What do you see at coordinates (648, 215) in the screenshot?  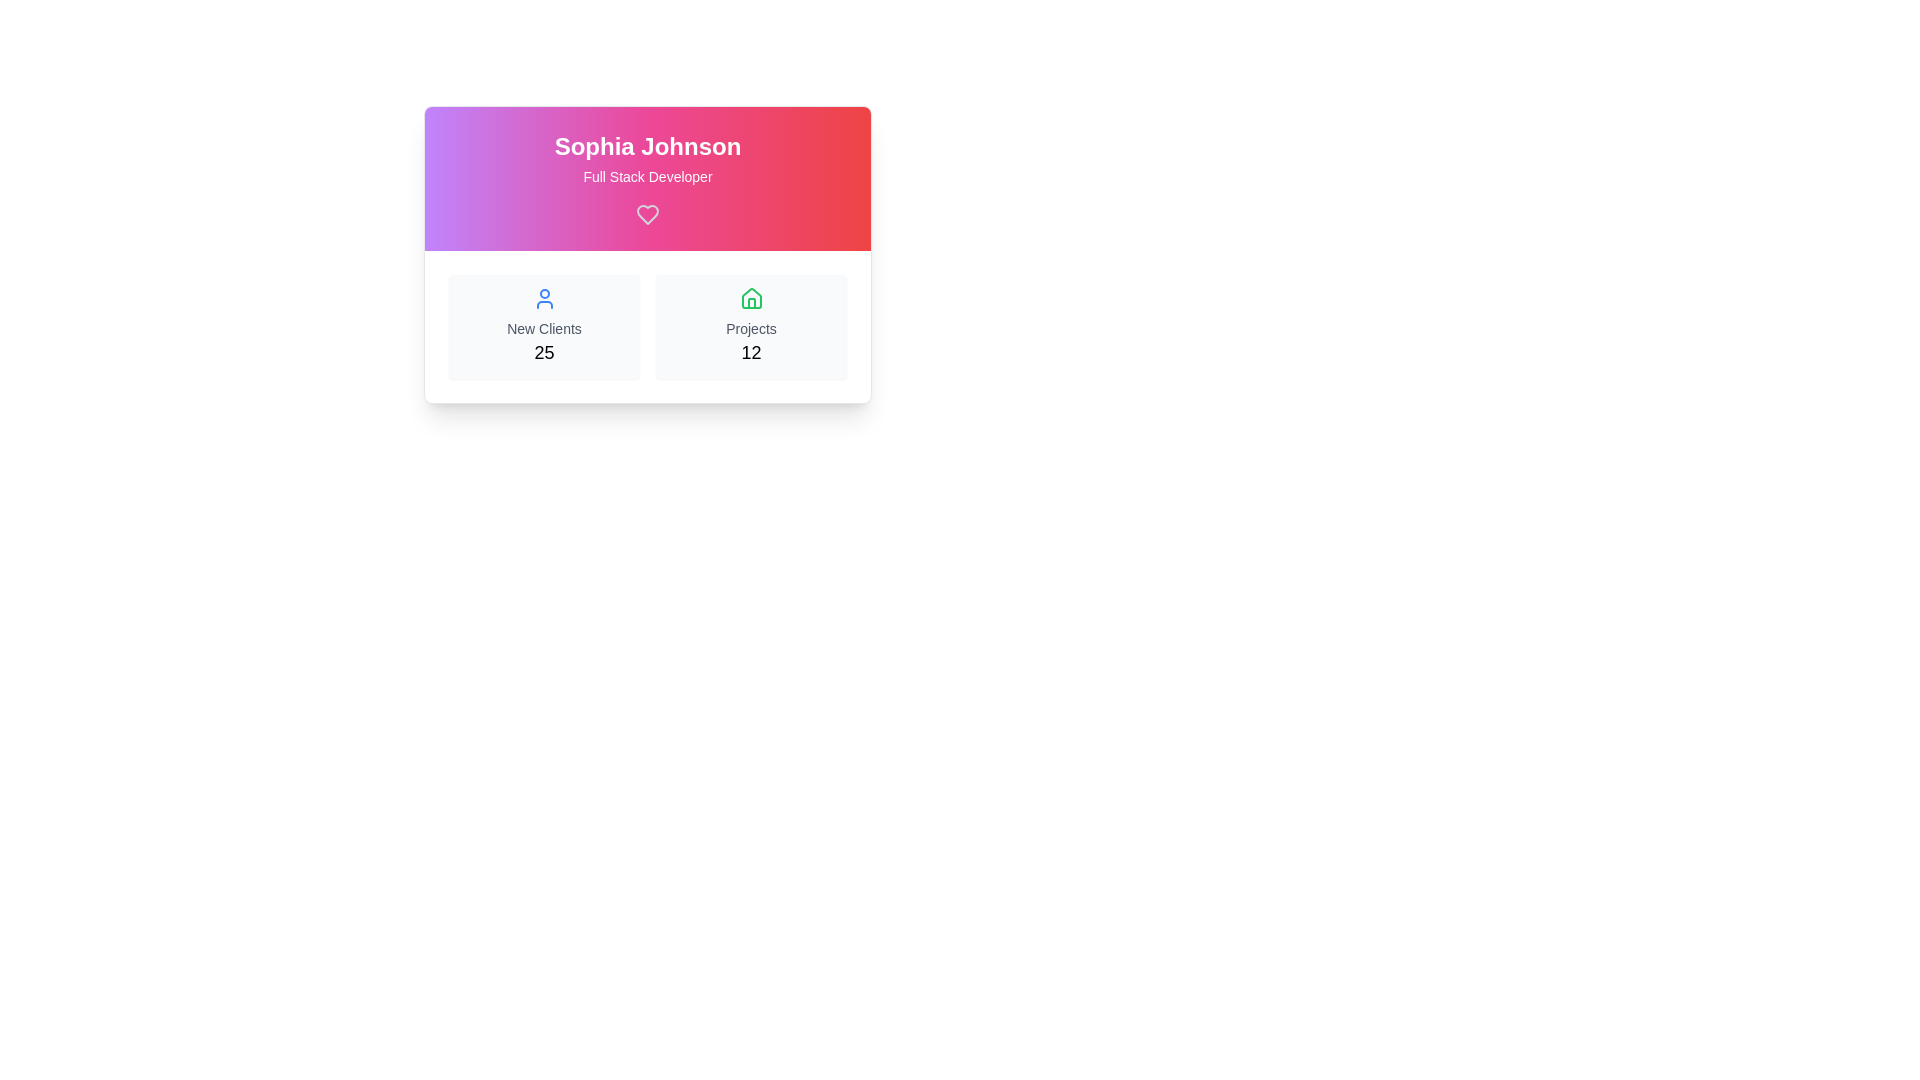 I see `the Icon Button located at the top-center of the card` at bounding box center [648, 215].